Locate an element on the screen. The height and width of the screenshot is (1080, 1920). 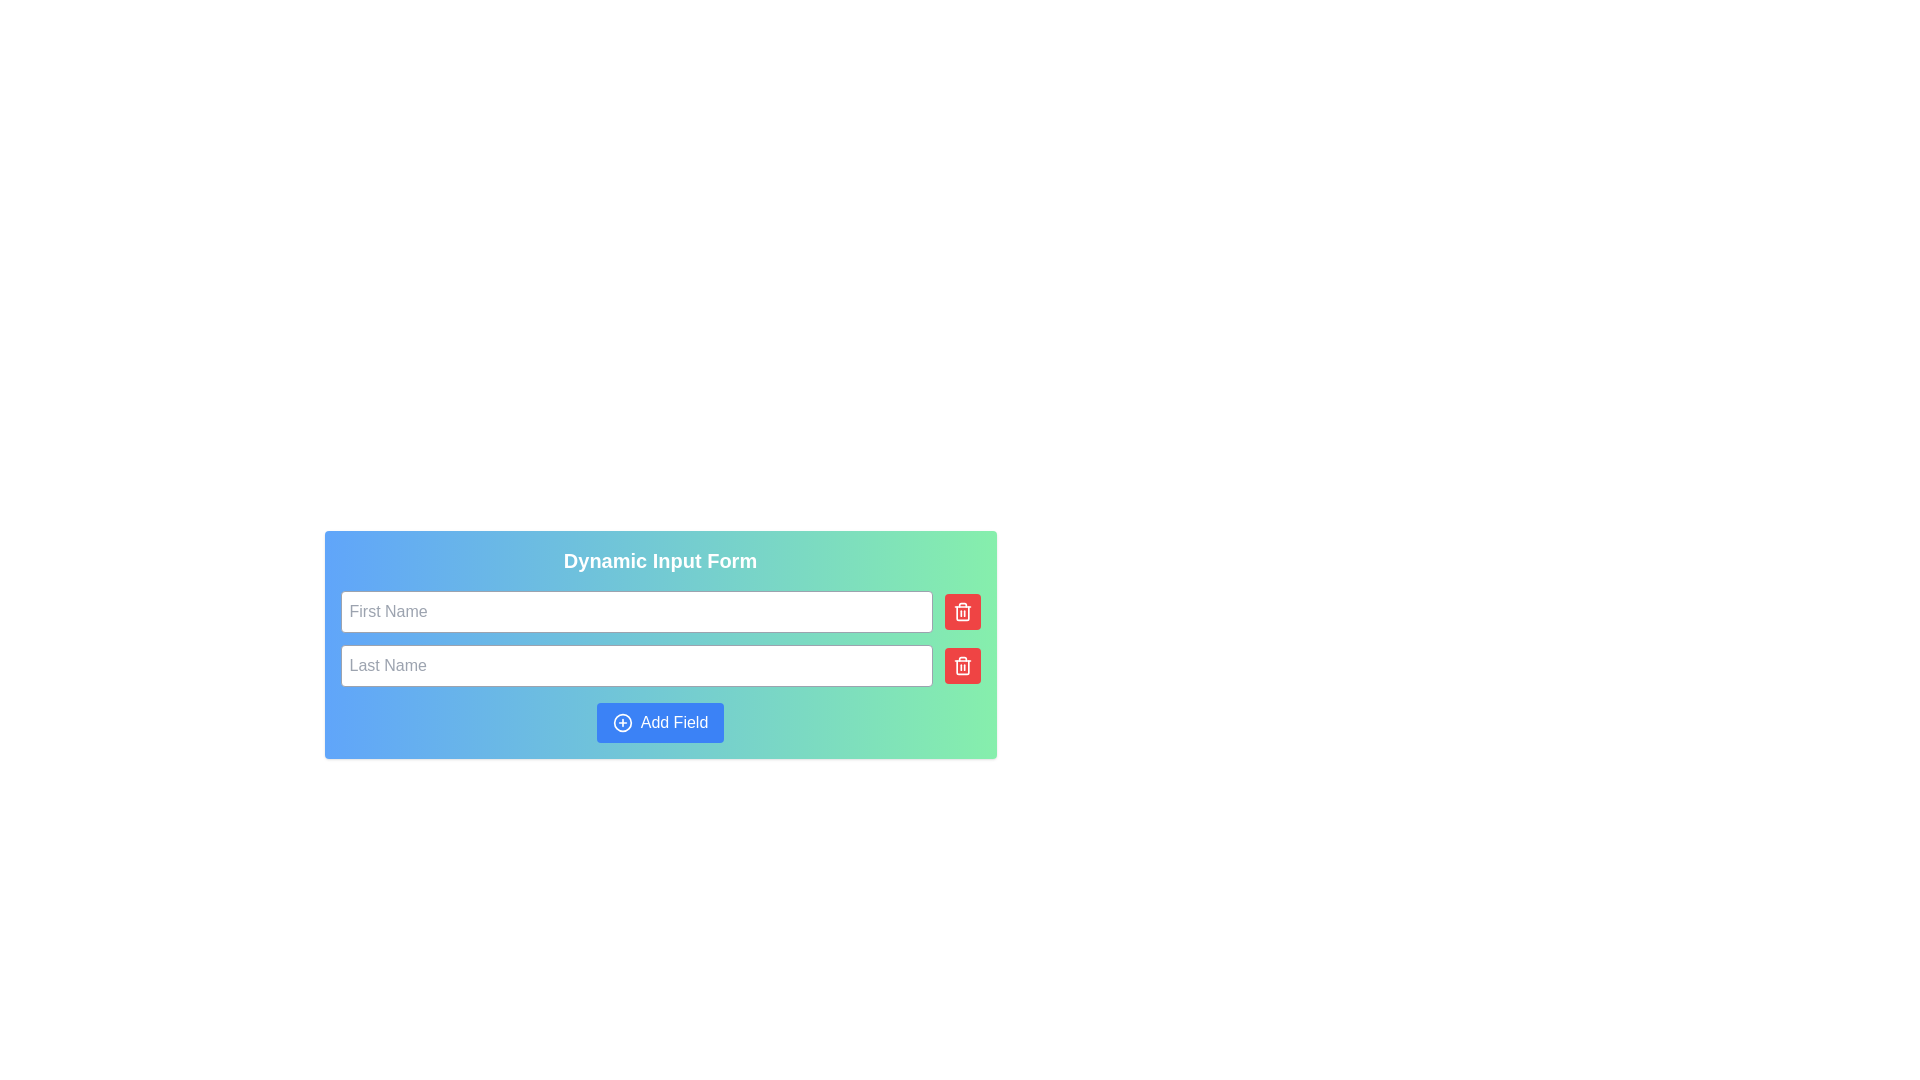
the button located at the bottom of the form card is located at coordinates (660, 722).